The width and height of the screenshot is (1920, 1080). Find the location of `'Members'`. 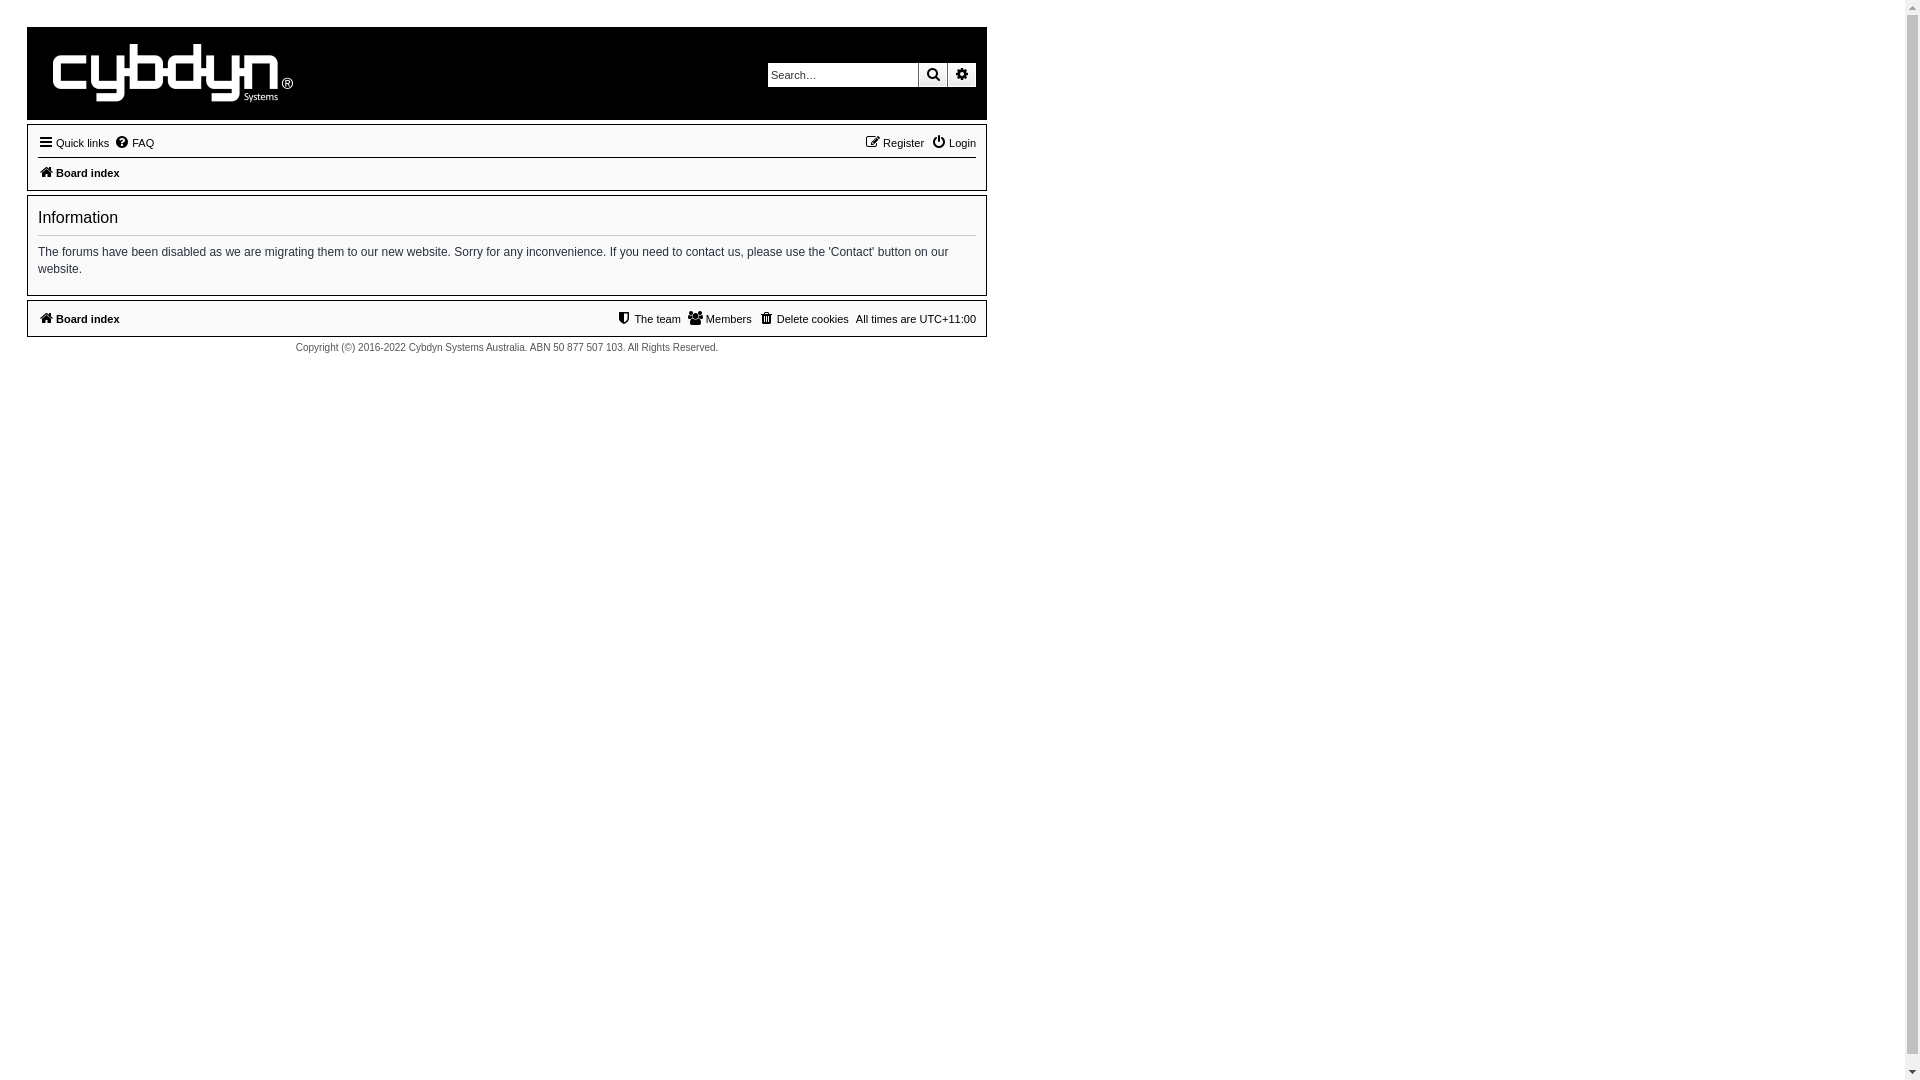

'Members' is located at coordinates (720, 318).